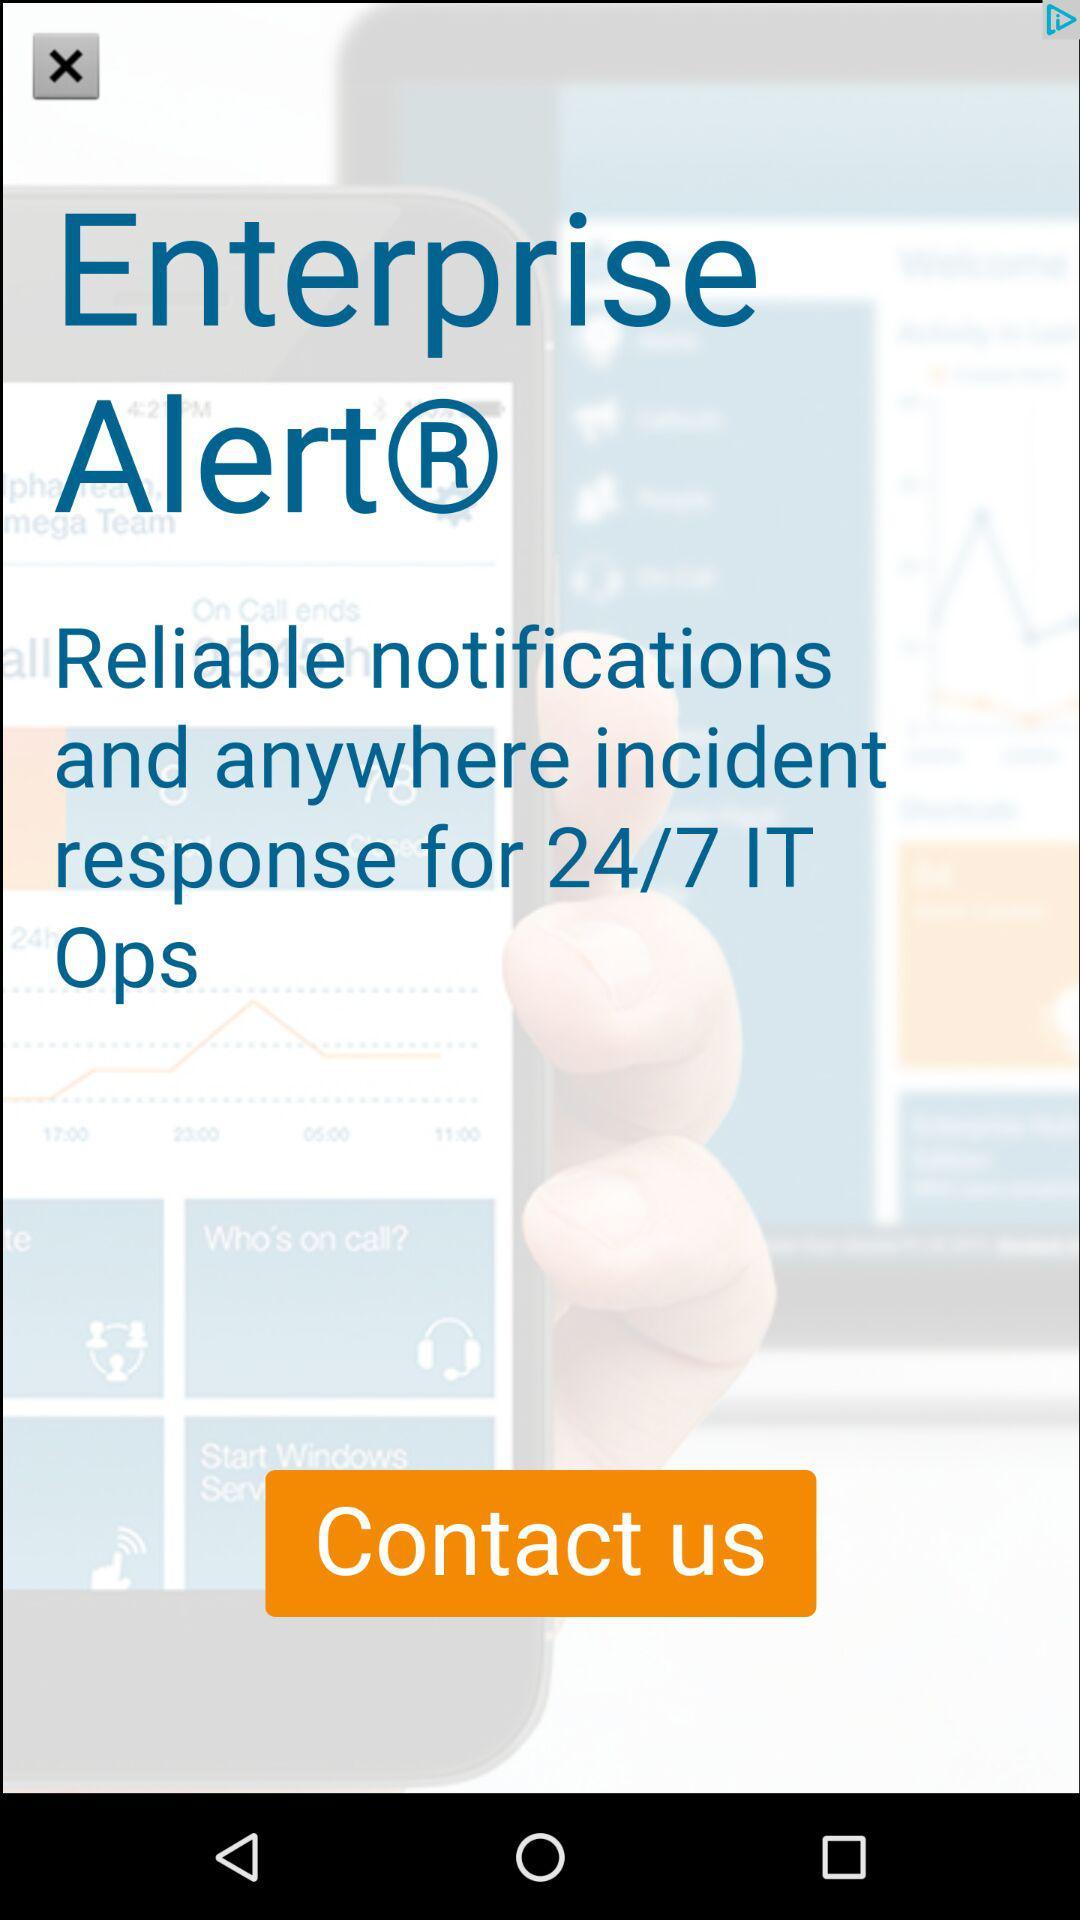 The height and width of the screenshot is (1920, 1080). Describe the element at coordinates (64, 70) in the screenshot. I see `the close icon` at that location.